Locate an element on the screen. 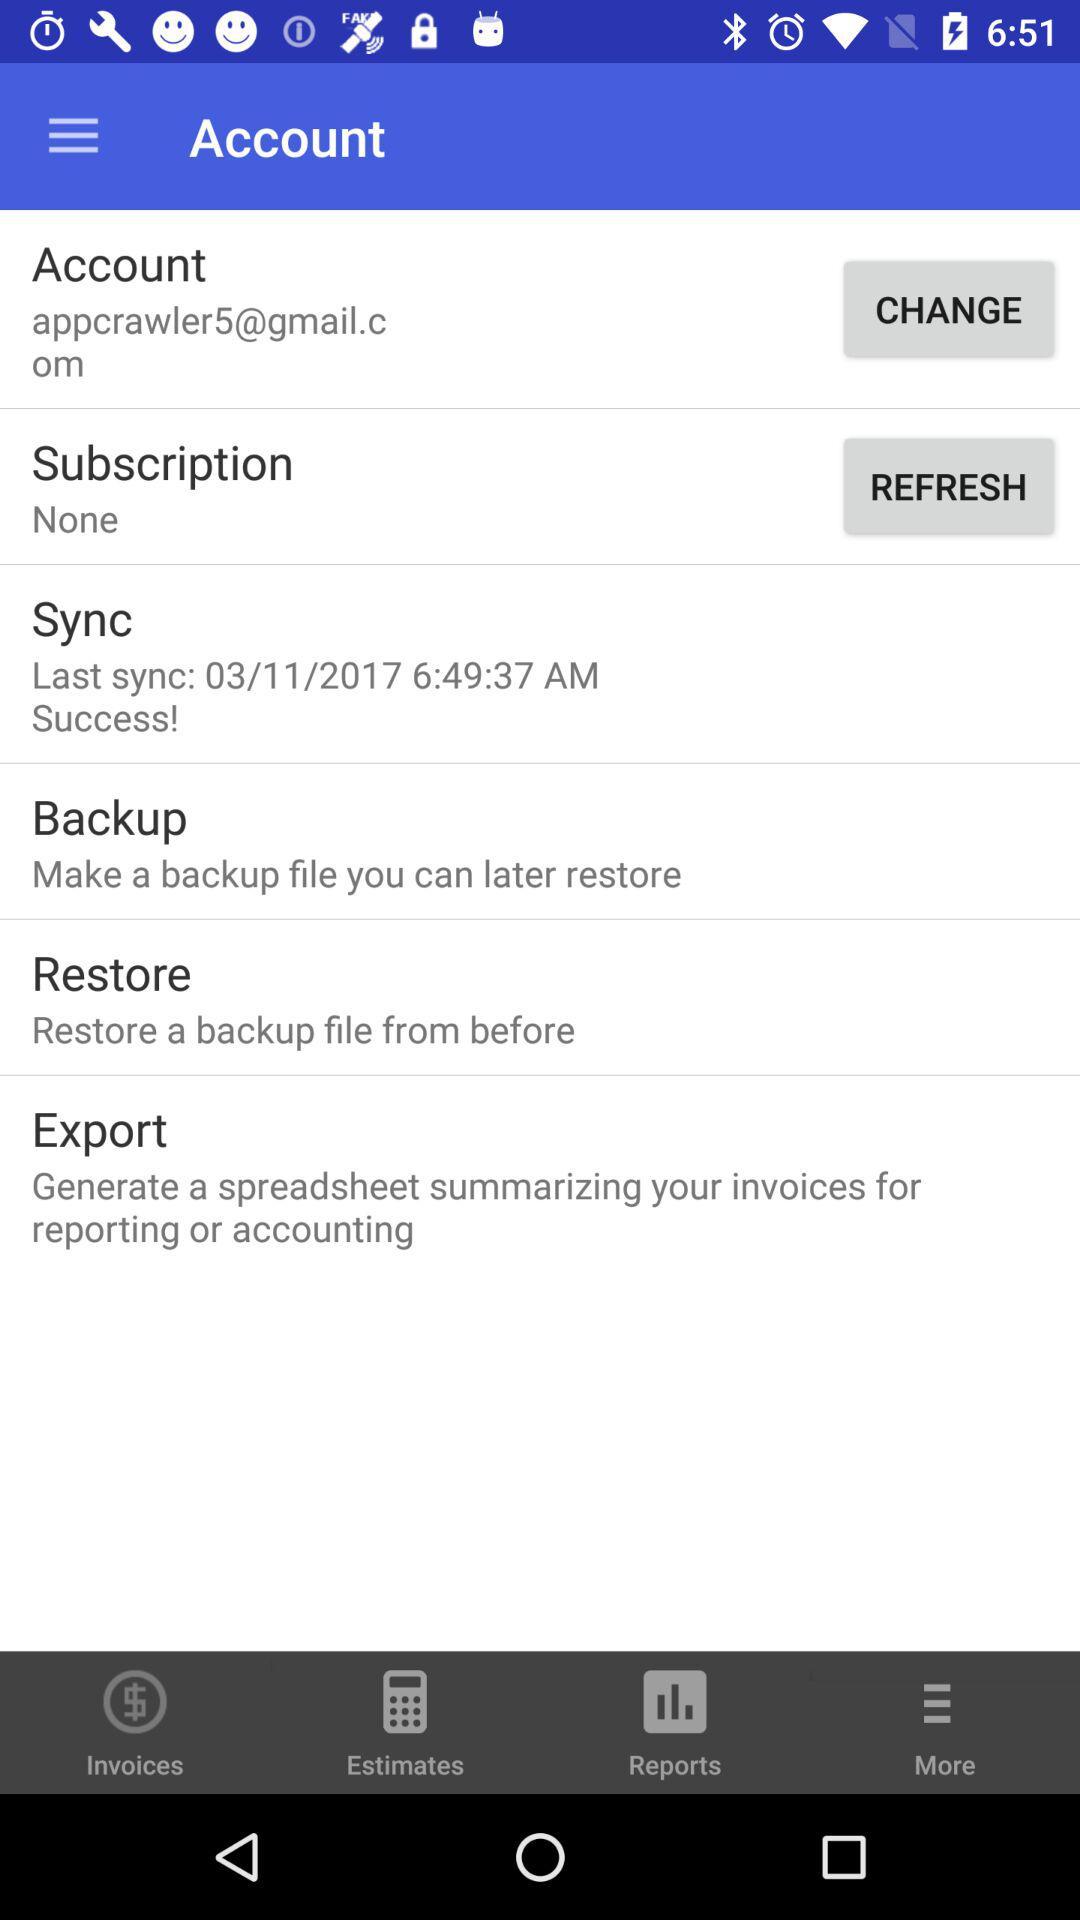 The height and width of the screenshot is (1920, 1080). item above account icon is located at coordinates (72, 135).